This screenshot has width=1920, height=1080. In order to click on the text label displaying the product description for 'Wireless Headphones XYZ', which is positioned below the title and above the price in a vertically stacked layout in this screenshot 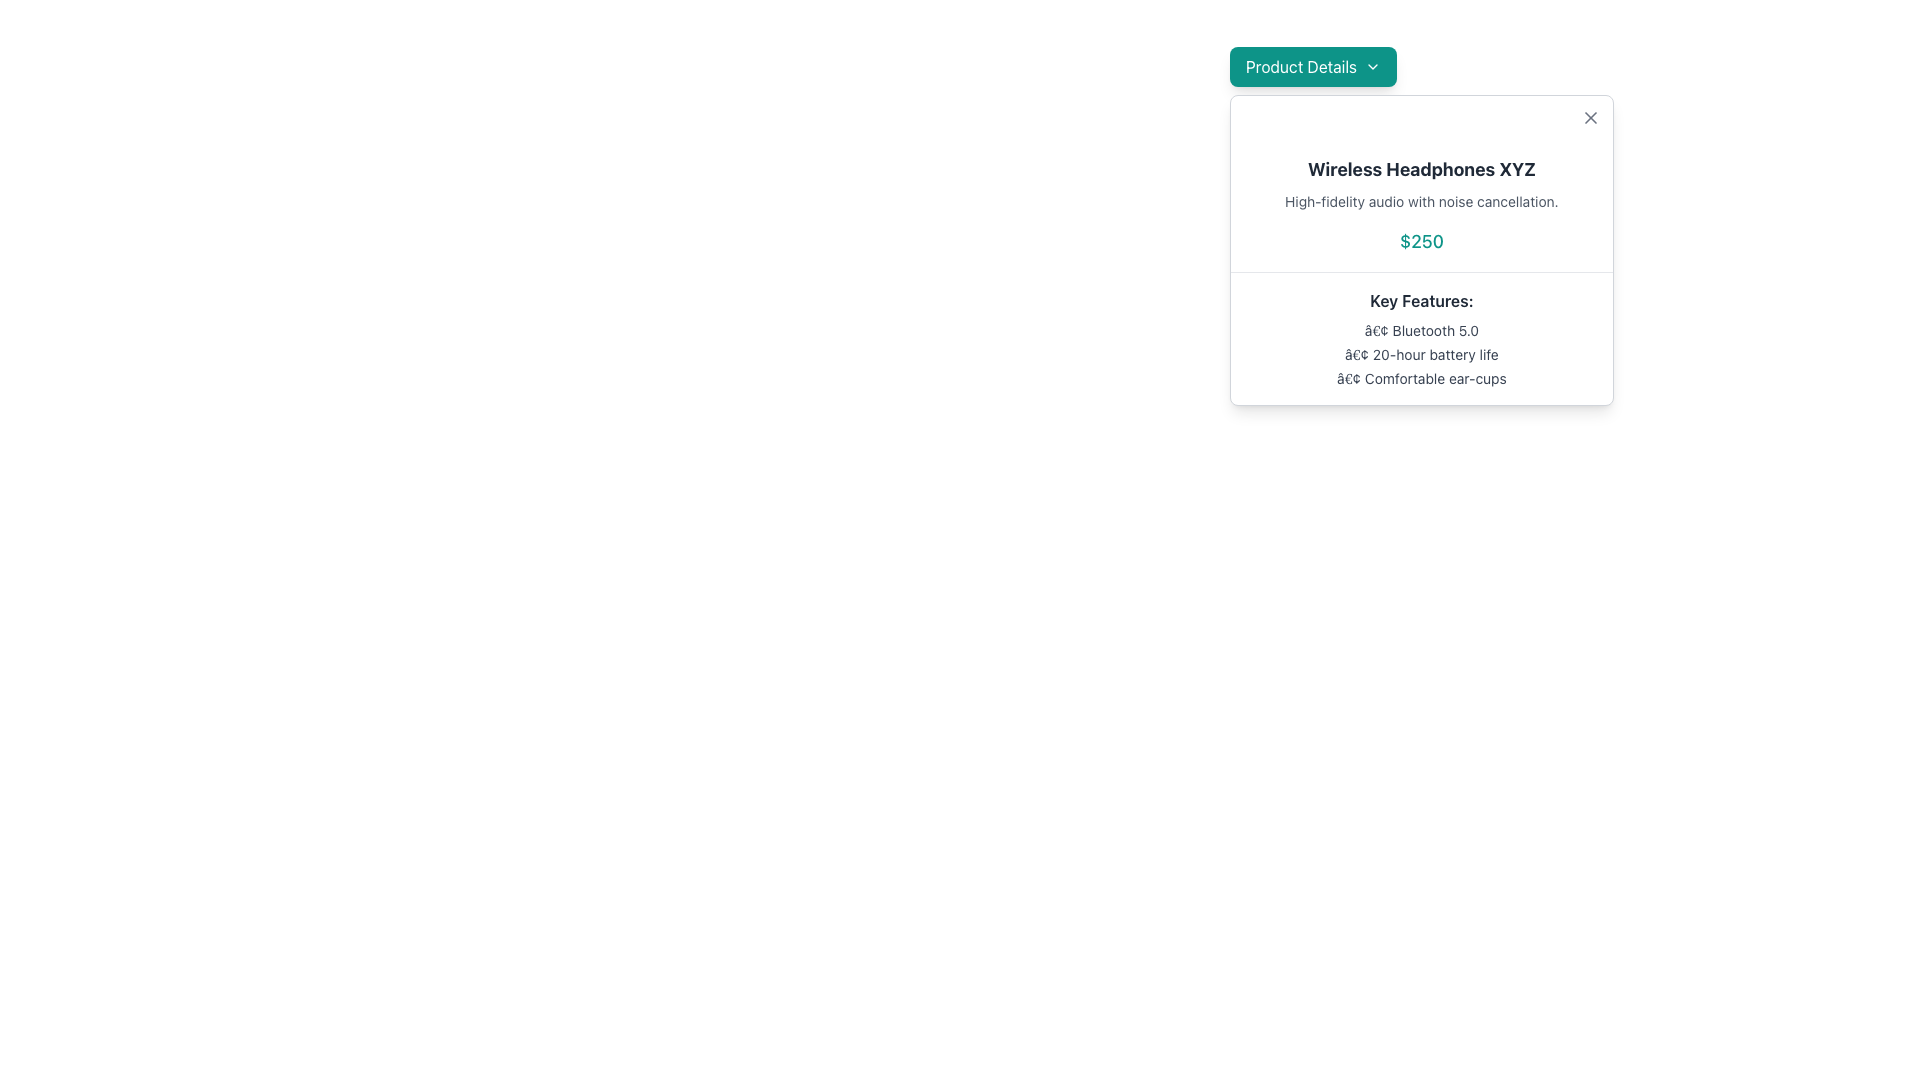, I will do `click(1420, 201)`.